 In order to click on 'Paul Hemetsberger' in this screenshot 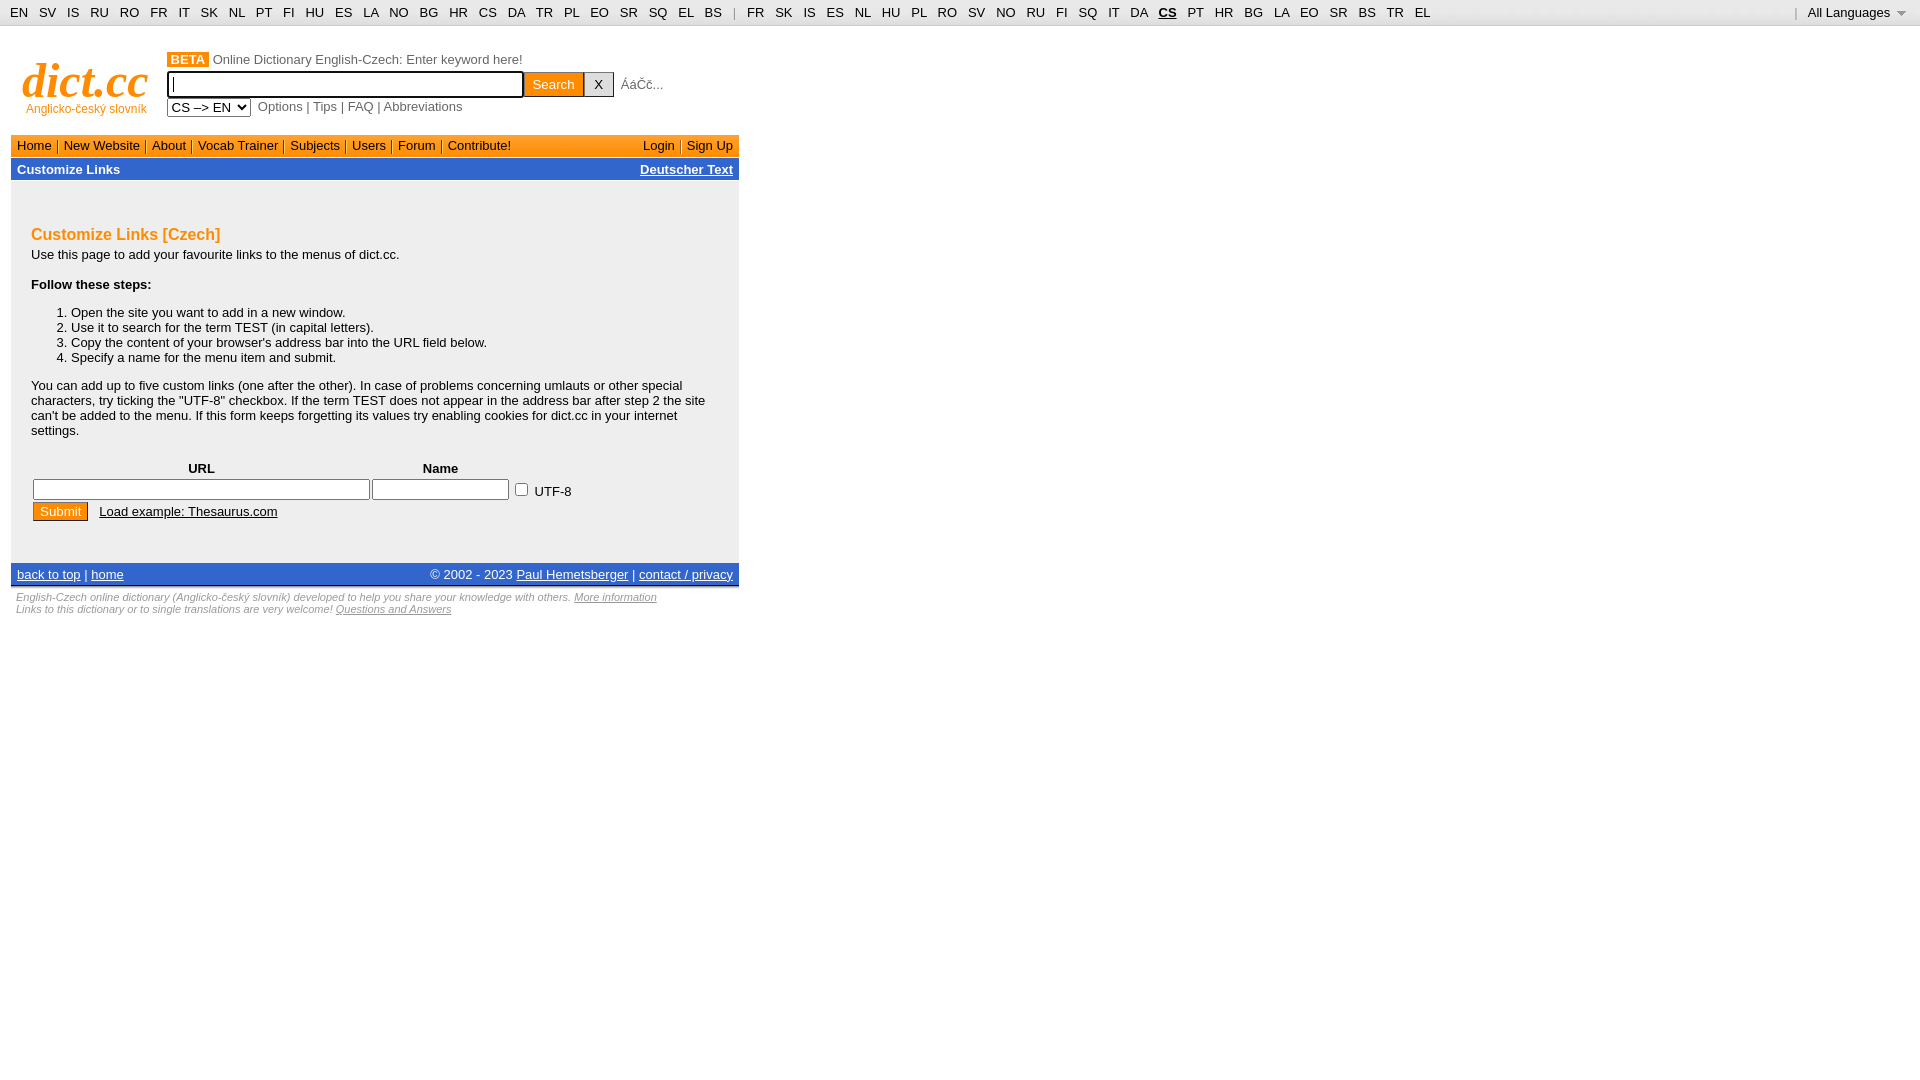, I will do `click(570, 573)`.